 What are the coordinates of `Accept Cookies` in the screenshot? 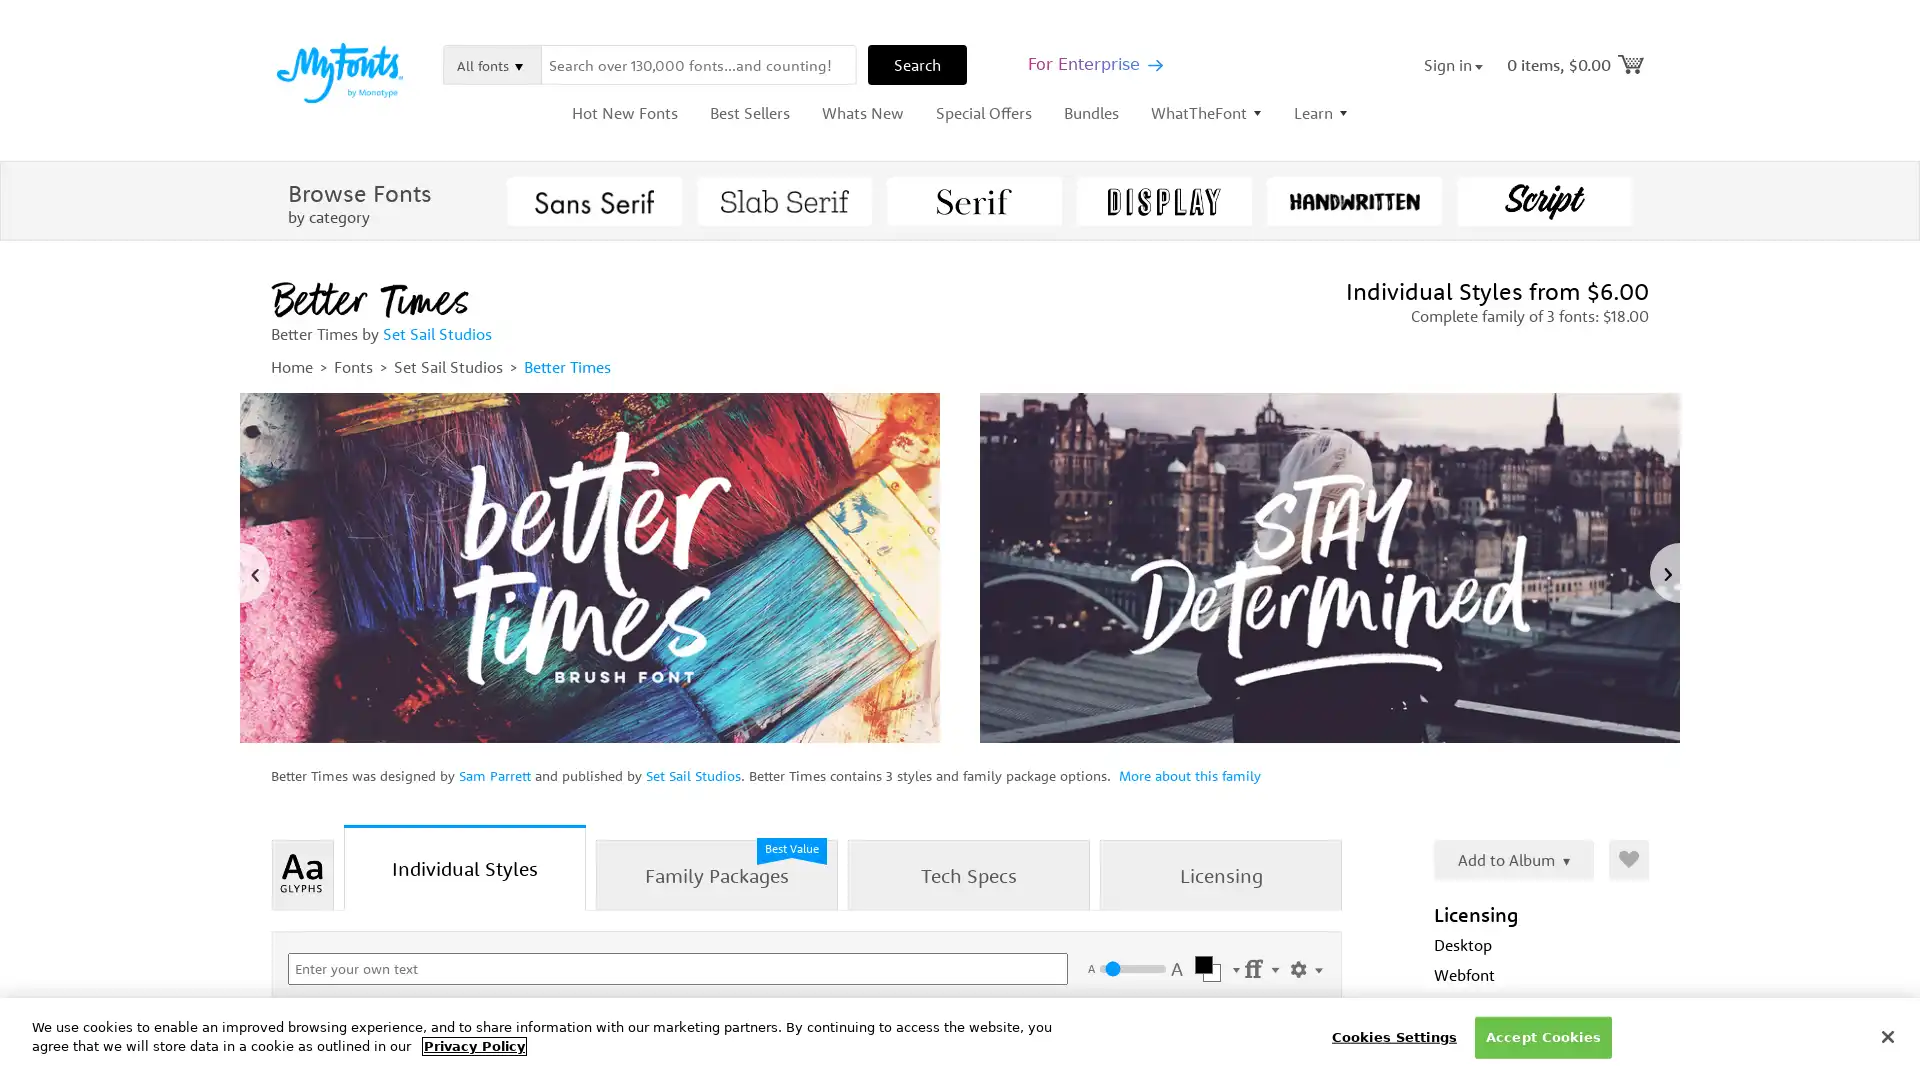 It's located at (1541, 1036).